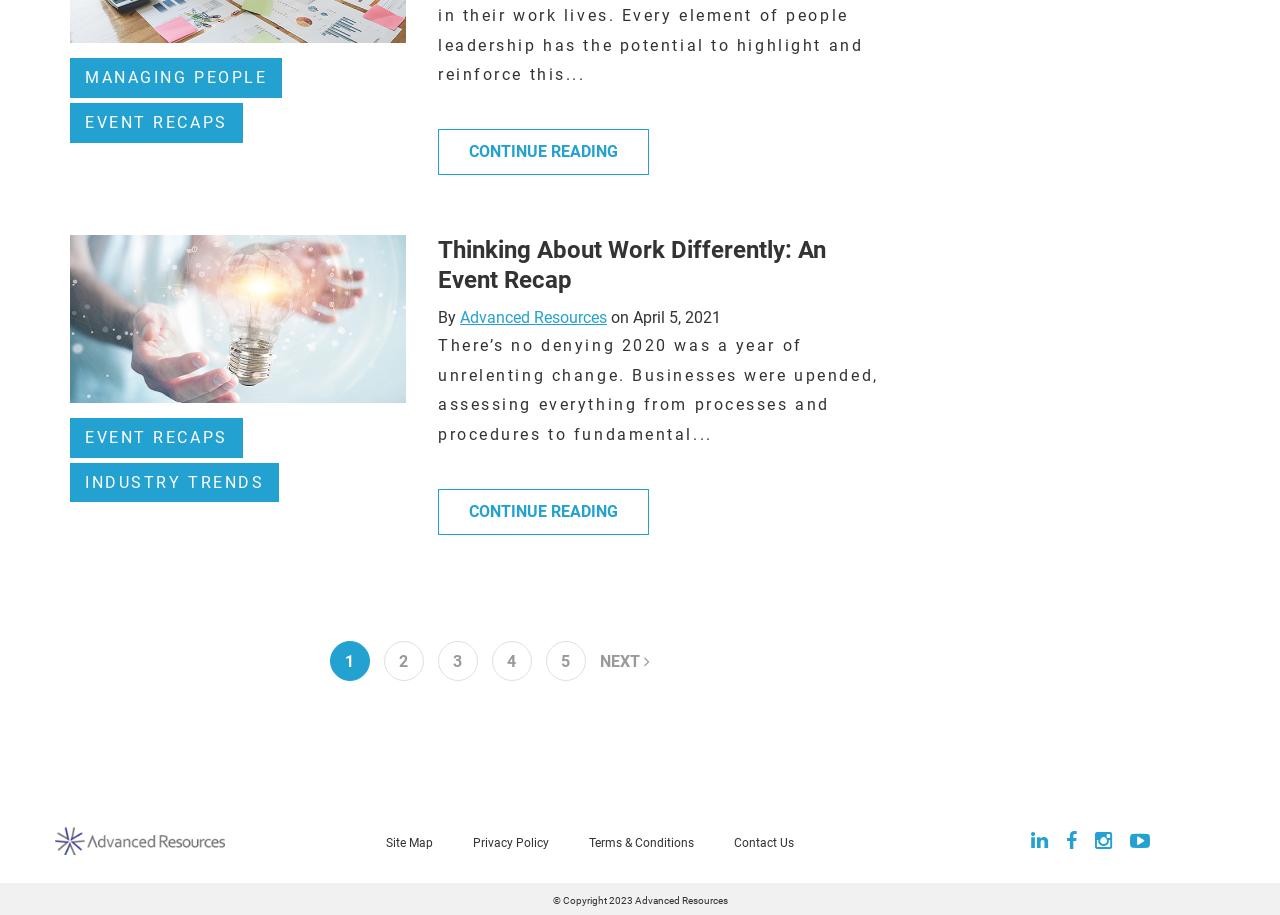 This screenshot has height=915, width=1280. I want to click on '3', so click(451, 660).